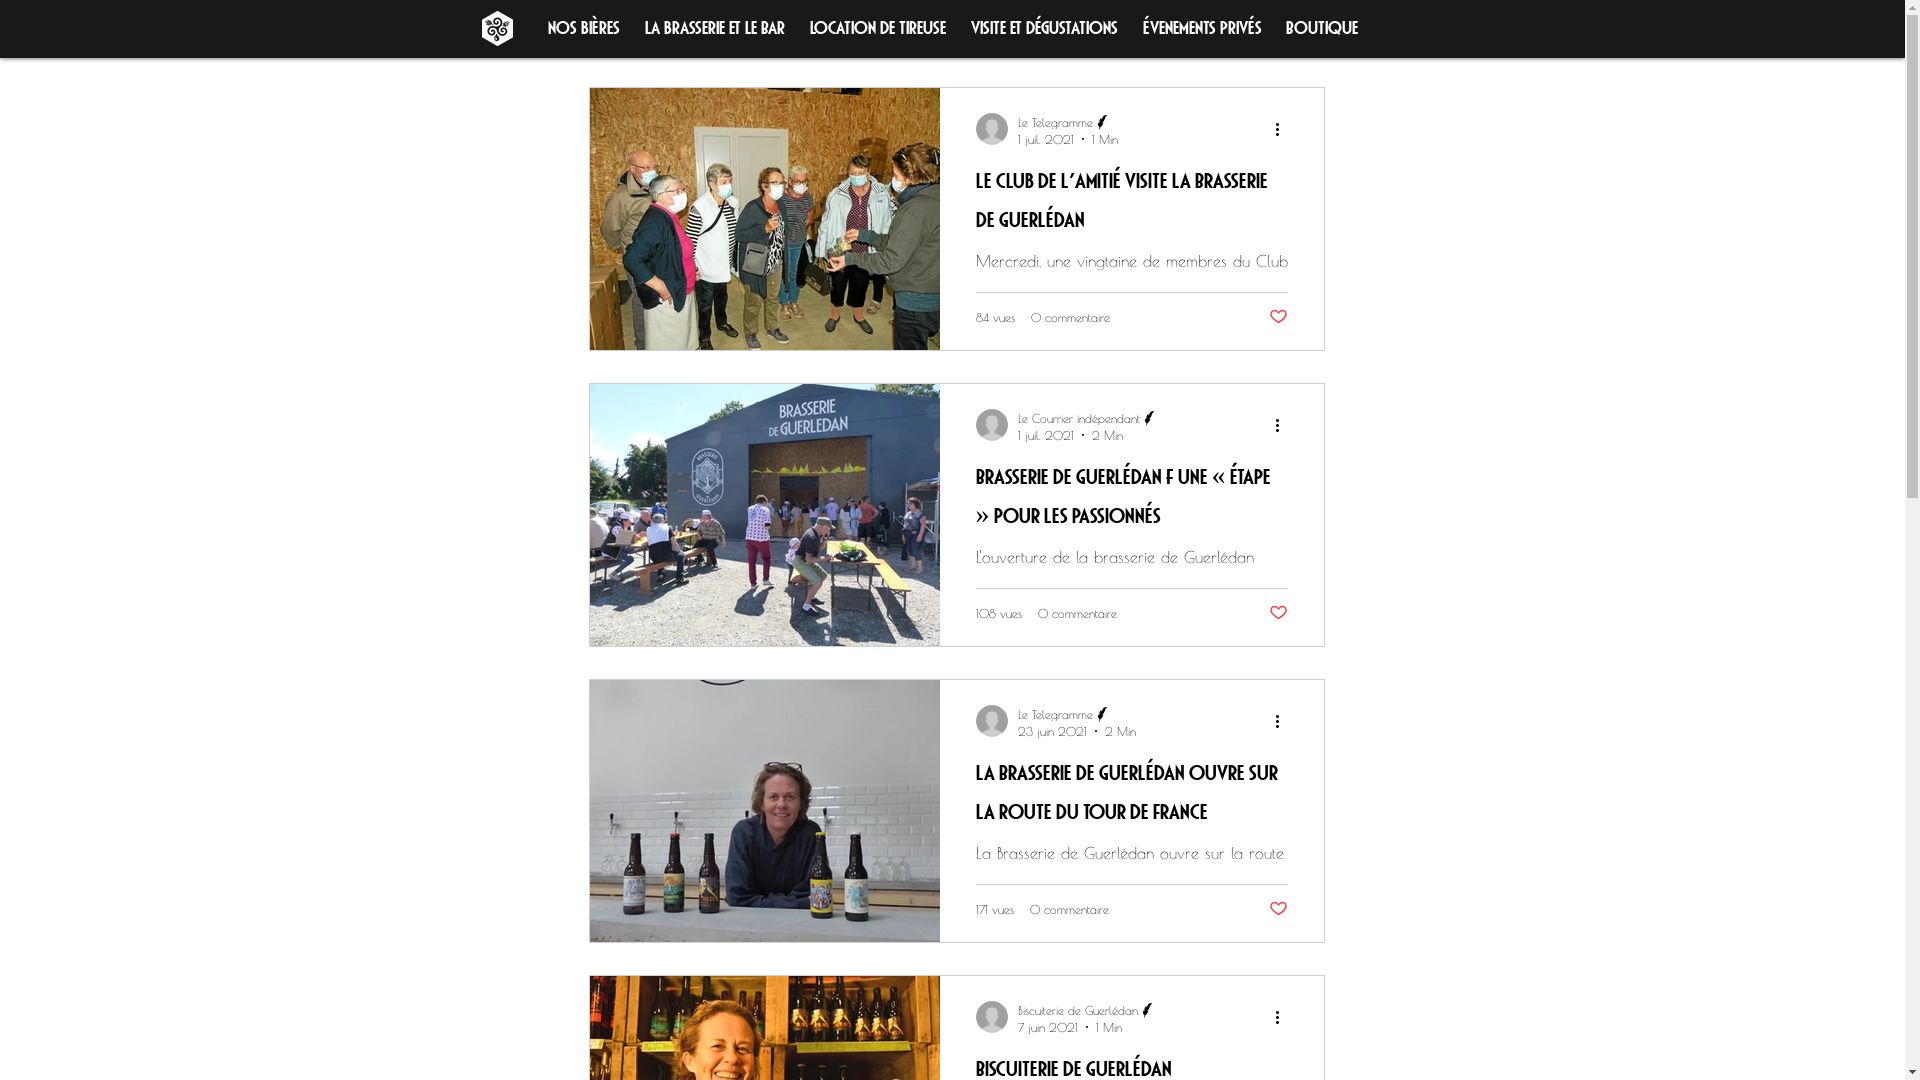  I want to click on 'Vous n'aimez plus ce post', so click(1276, 909).